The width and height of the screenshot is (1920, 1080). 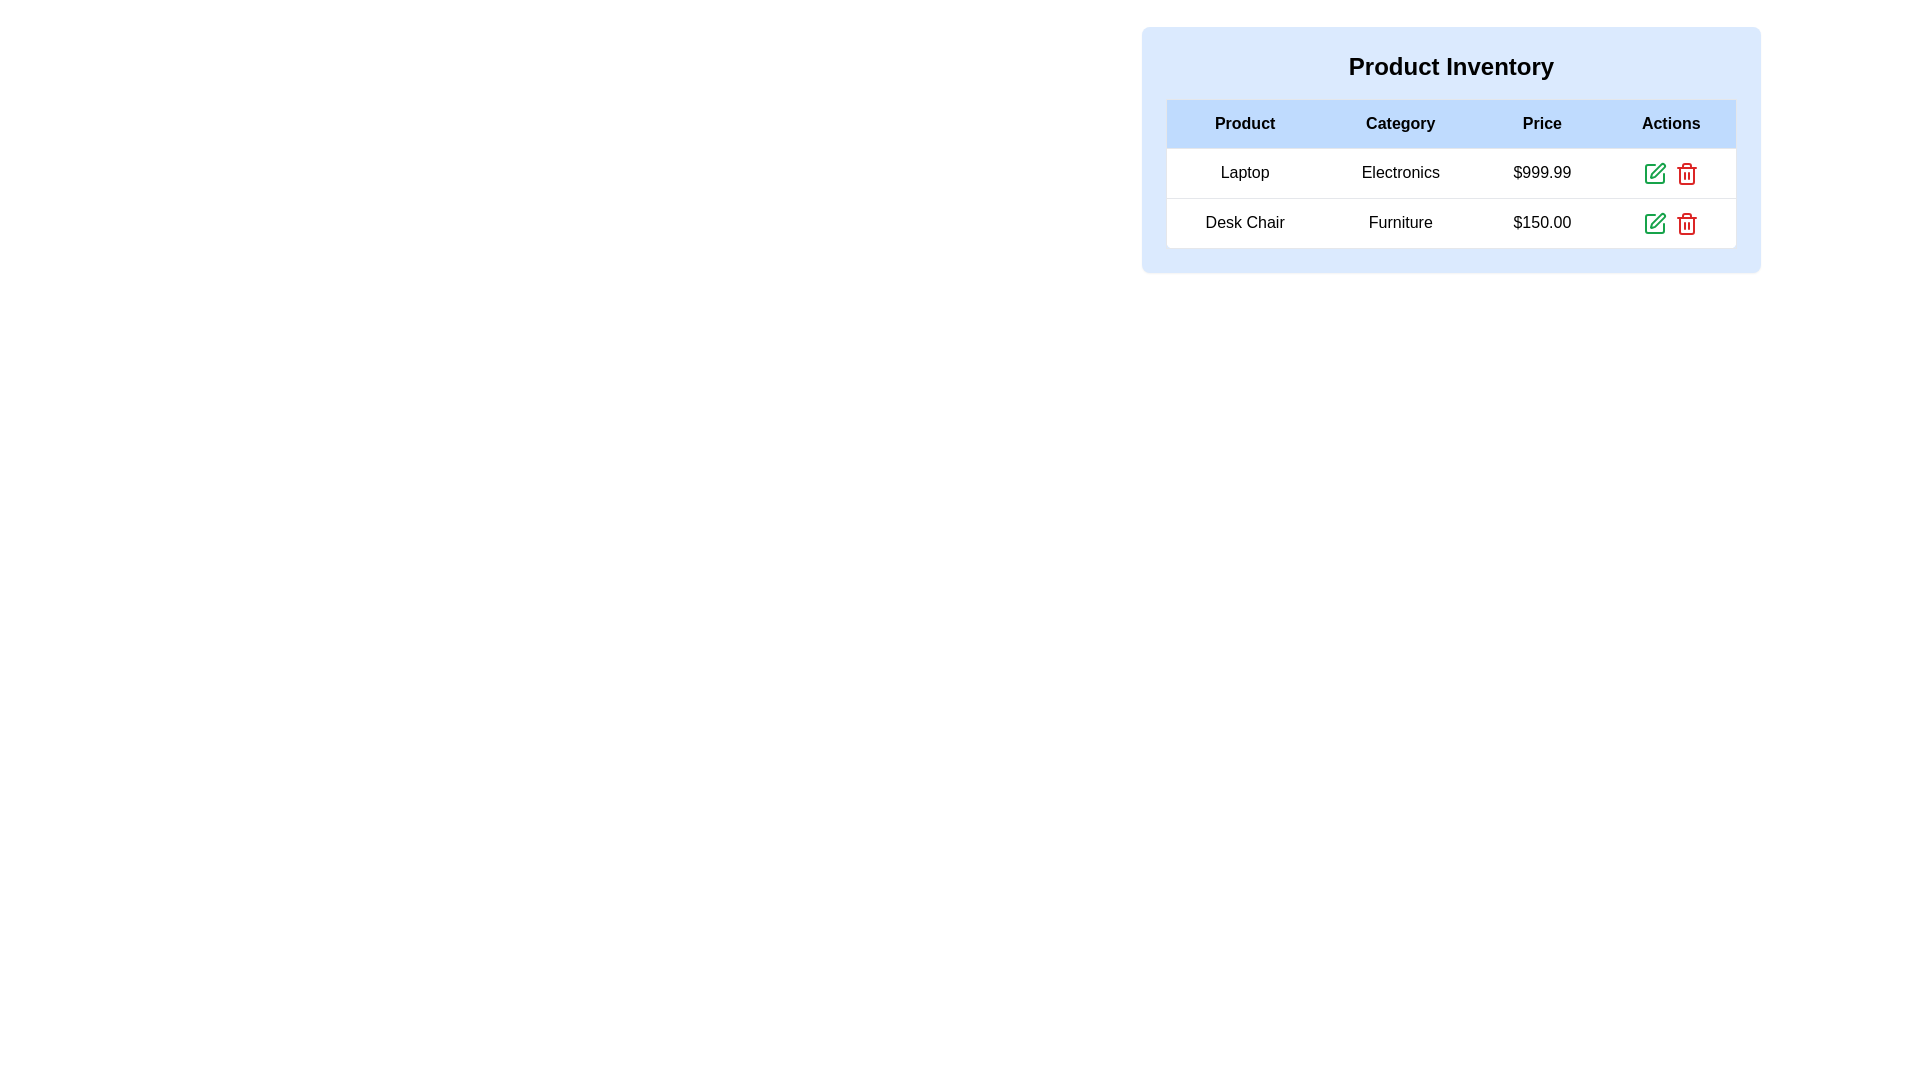 I want to click on the trash can icon button in the 'Actions' column of the 'Product Inventory' table to get a tooltip or visual indication of interactivity, so click(x=1686, y=172).